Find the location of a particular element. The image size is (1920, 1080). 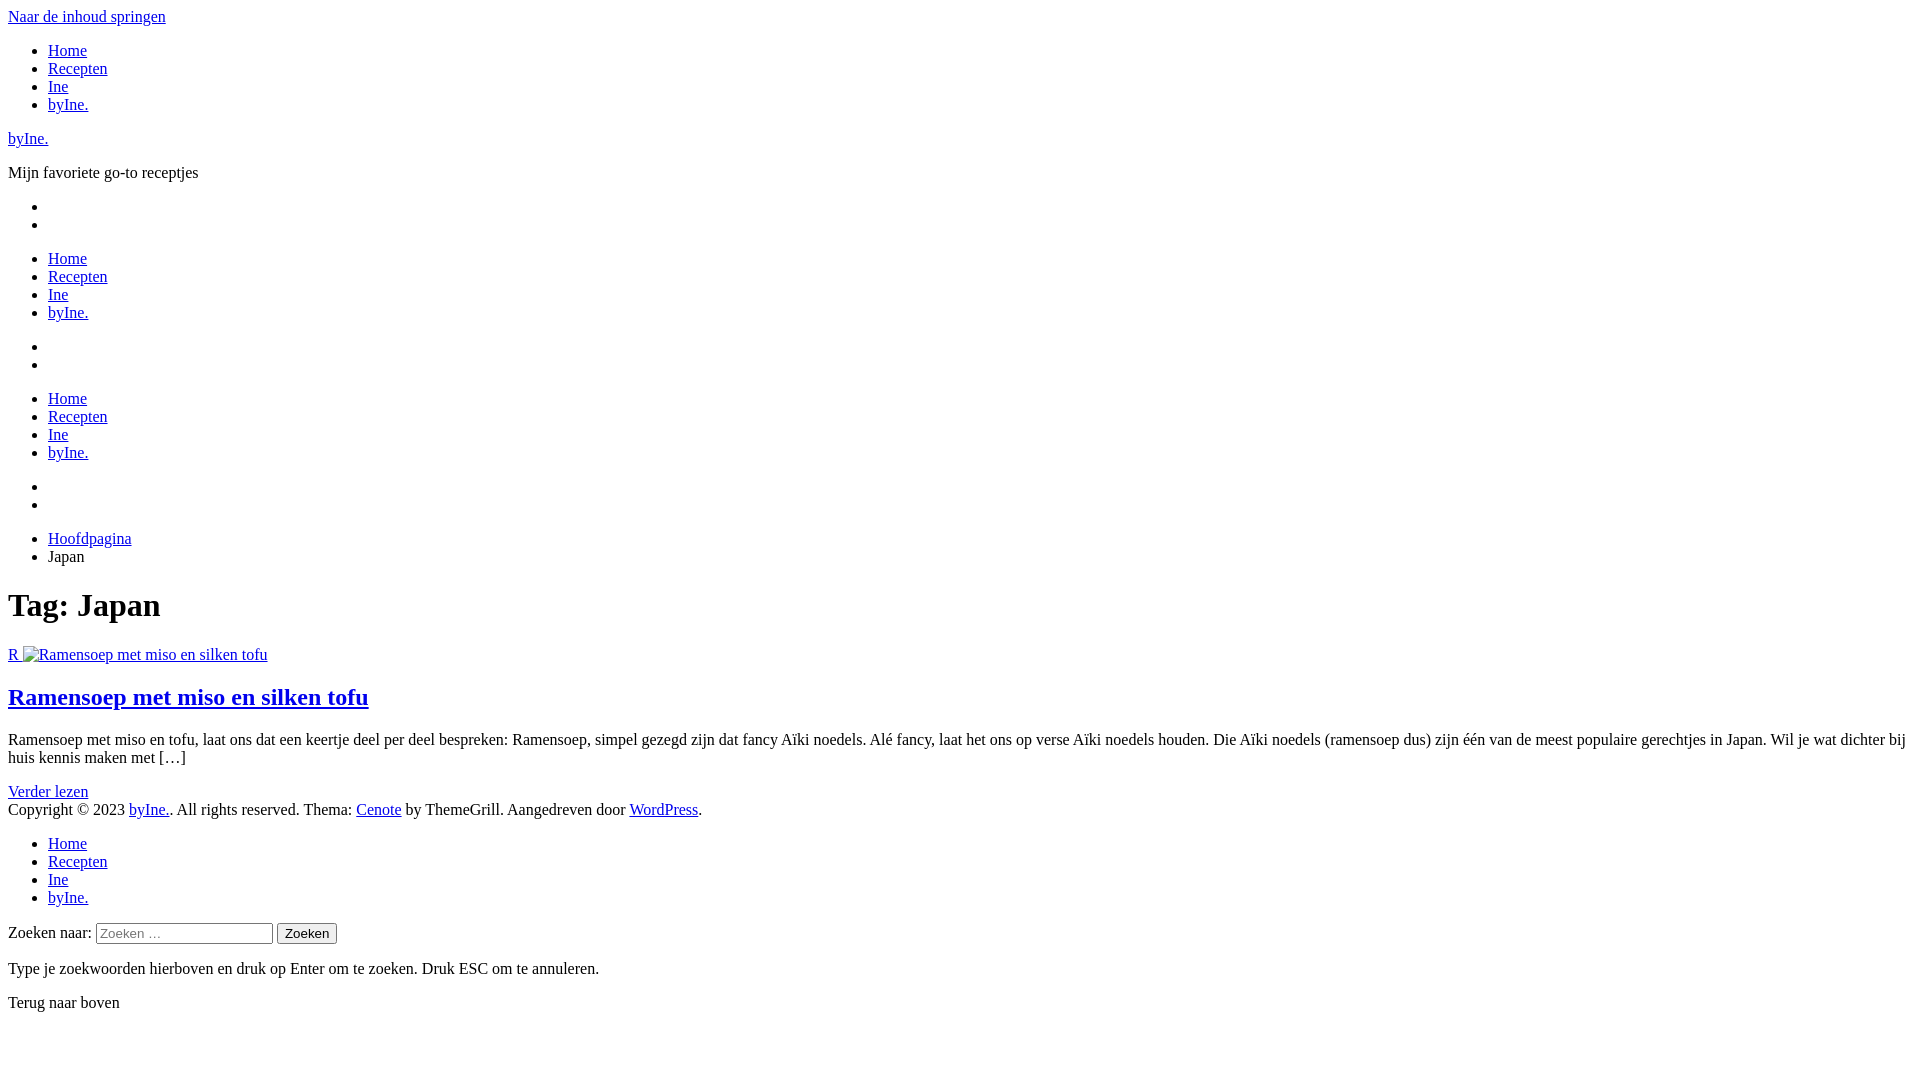

'byIne.' is located at coordinates (67, 896).